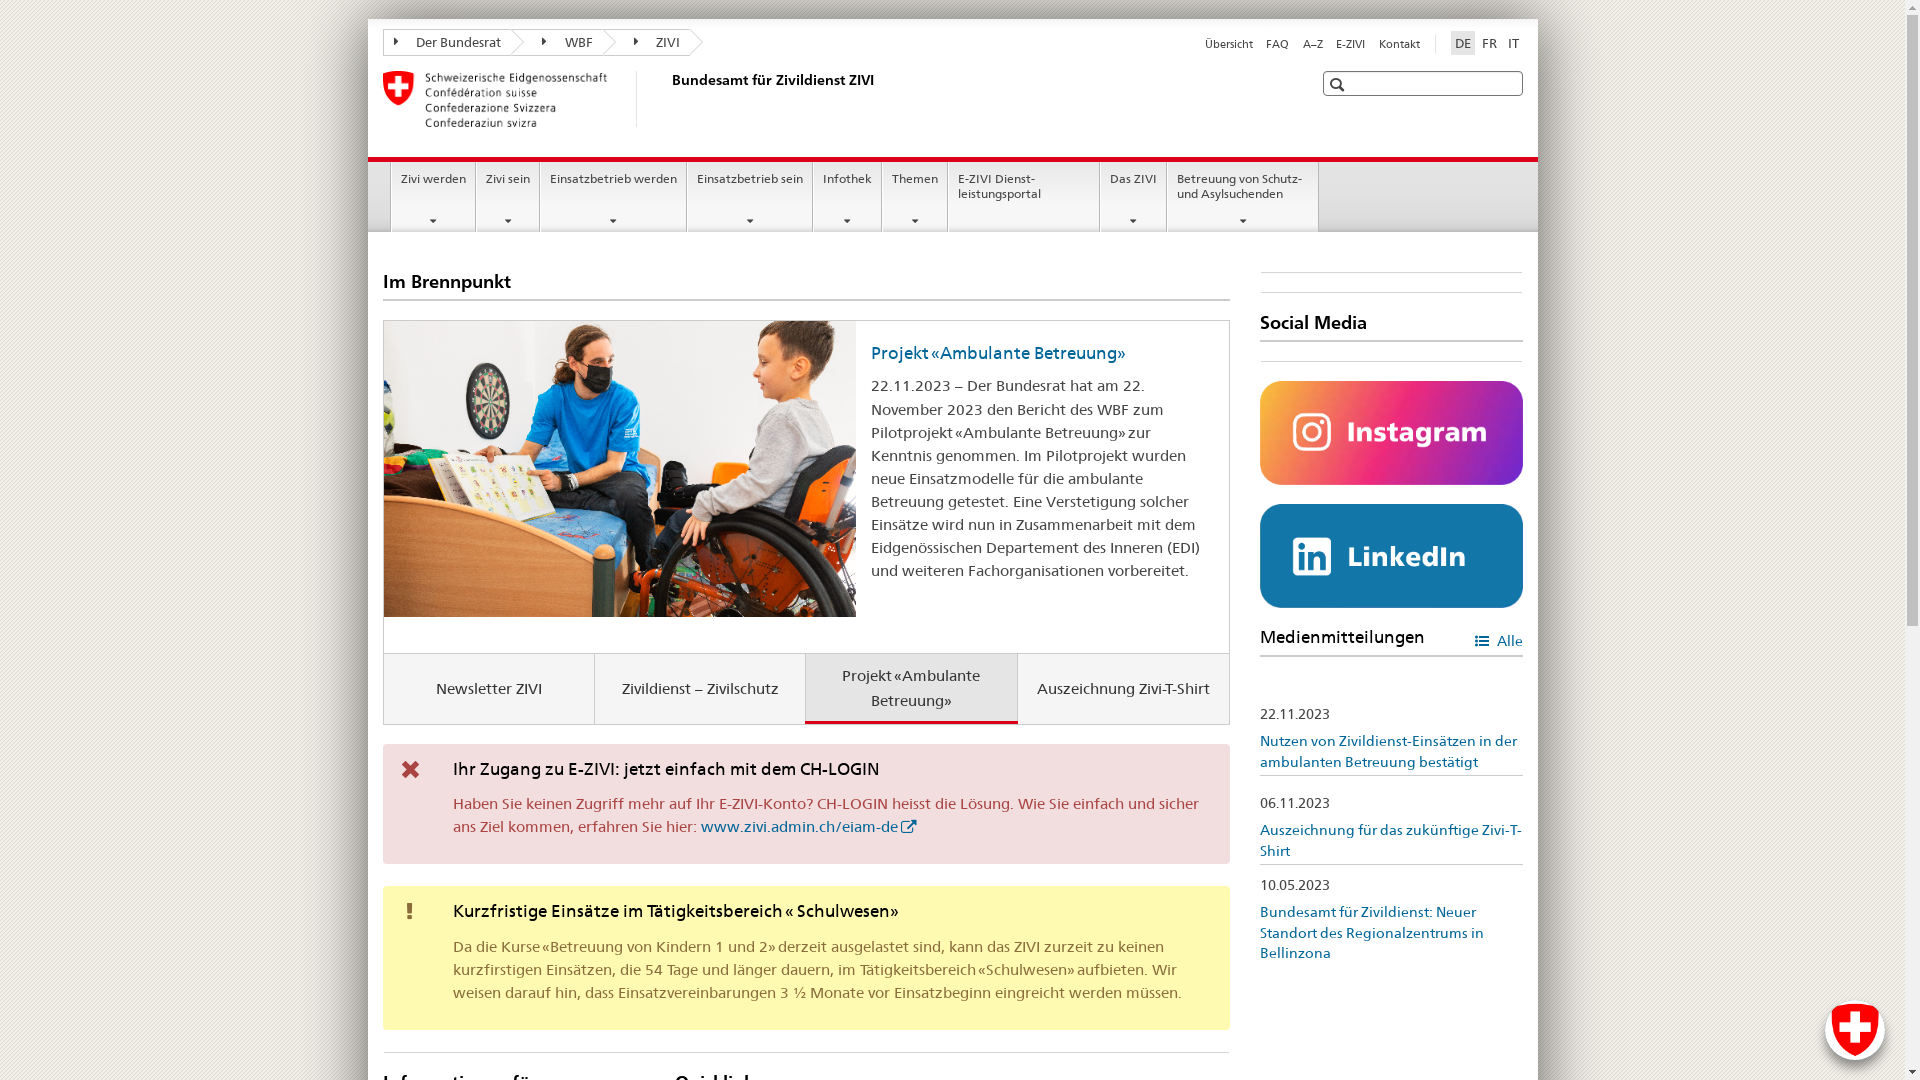 The height and width of the screenshot is (1080, 1920). Describe the element at coordinates (646, 42) in the screenshot. I see `'ZIVI'` at that location.